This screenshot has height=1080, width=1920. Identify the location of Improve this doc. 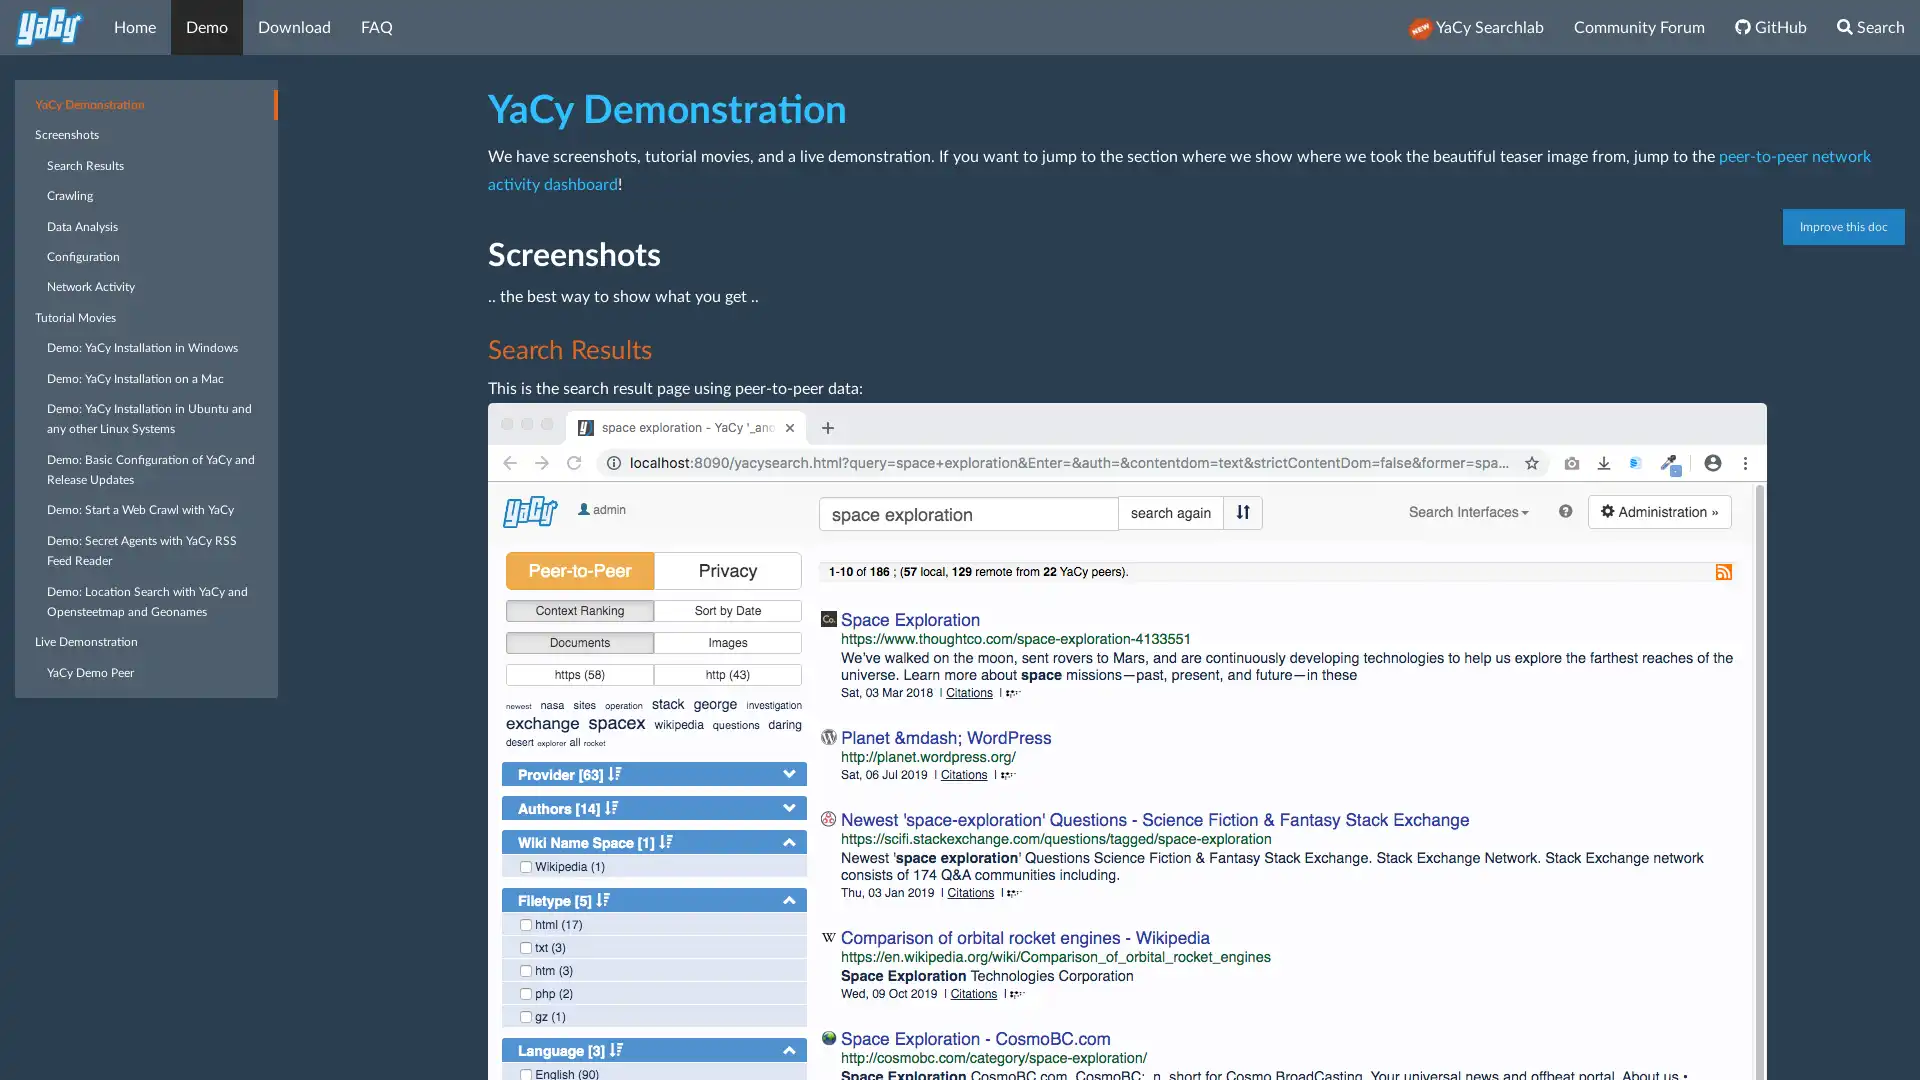
(1842, 226).